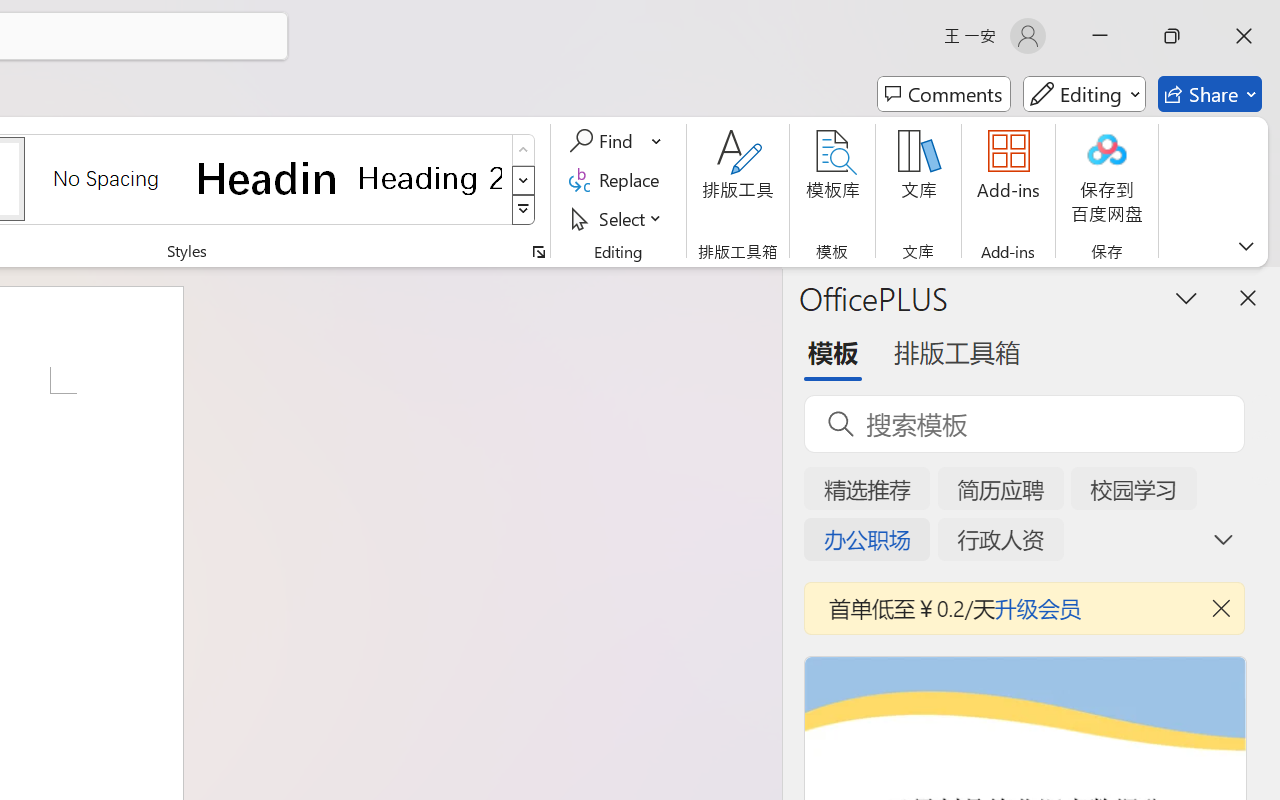 This screenshot has height=800, width=1280. Describe the element at coordinates (538, 251) in the screenshot. I see `'Styles...'` at that location.